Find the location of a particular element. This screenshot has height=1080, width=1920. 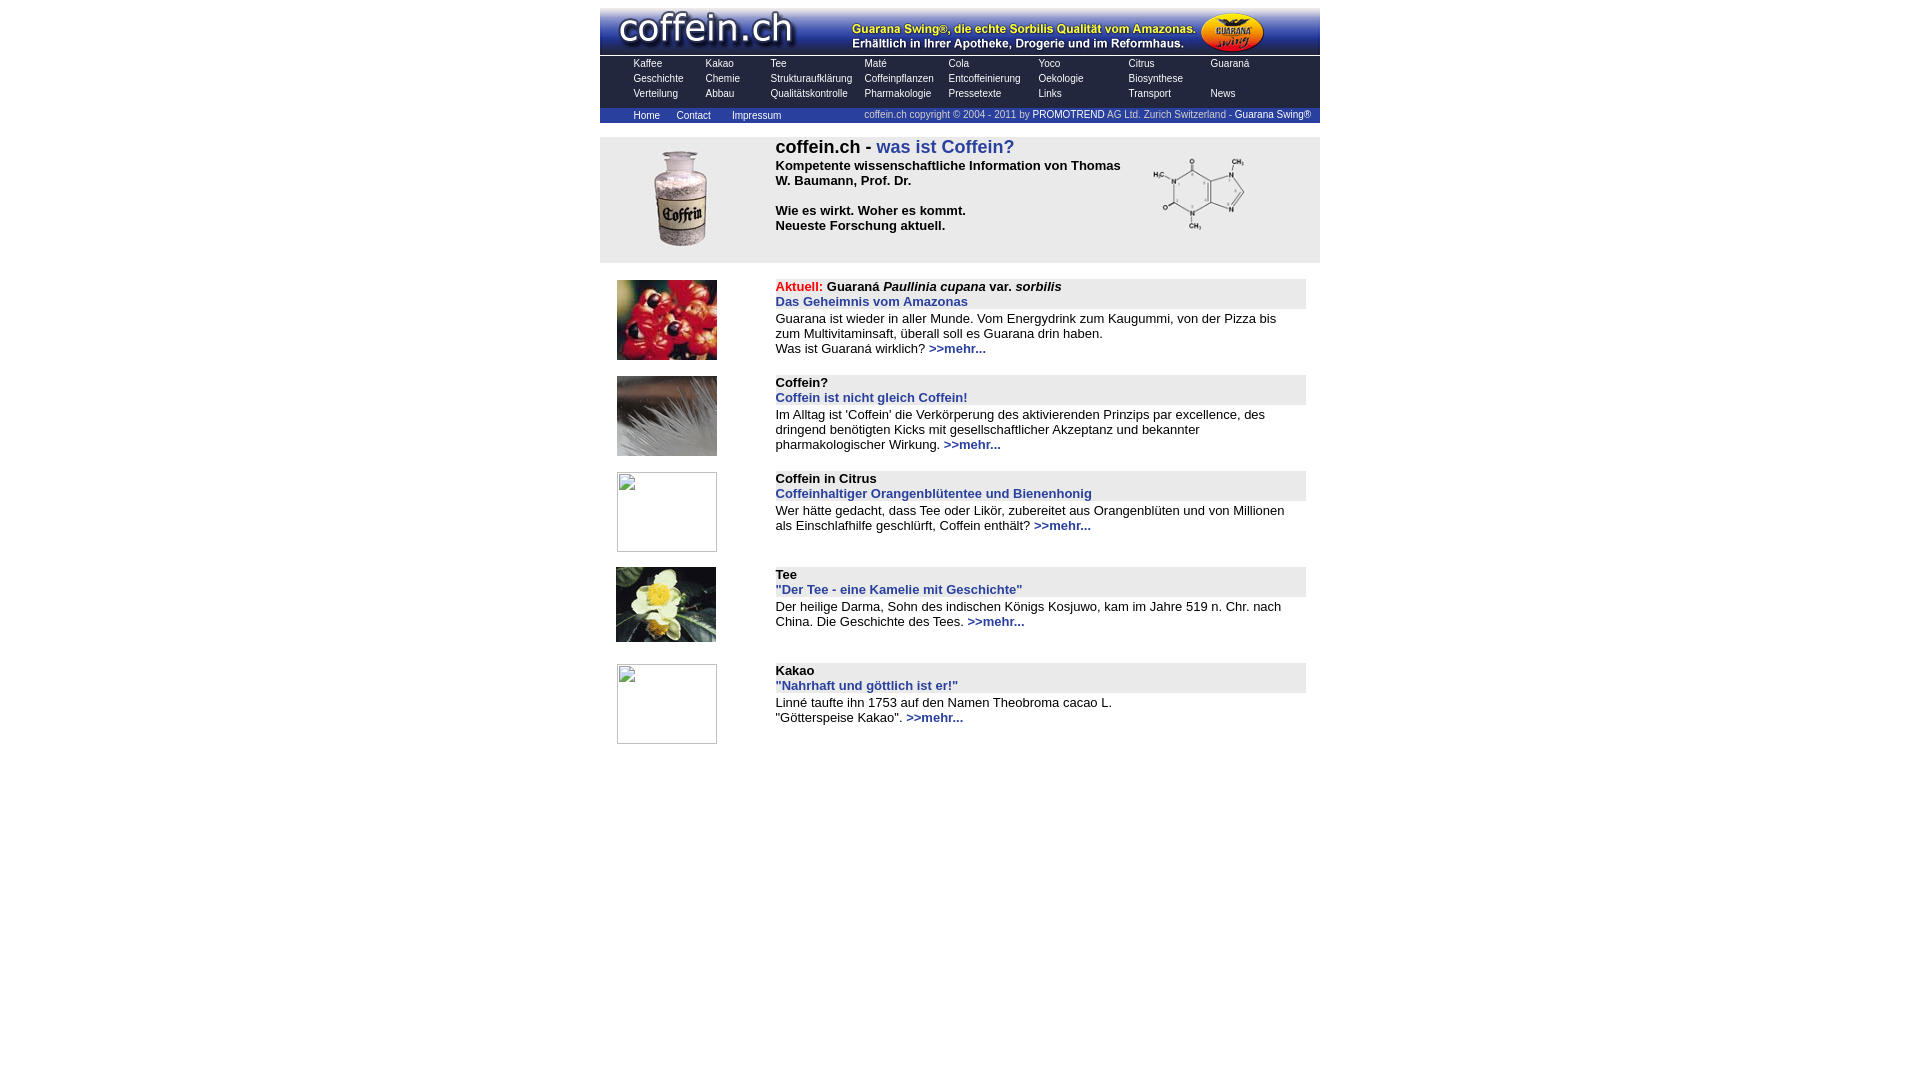

'Citrus' is located at coordinates (1128, 62).